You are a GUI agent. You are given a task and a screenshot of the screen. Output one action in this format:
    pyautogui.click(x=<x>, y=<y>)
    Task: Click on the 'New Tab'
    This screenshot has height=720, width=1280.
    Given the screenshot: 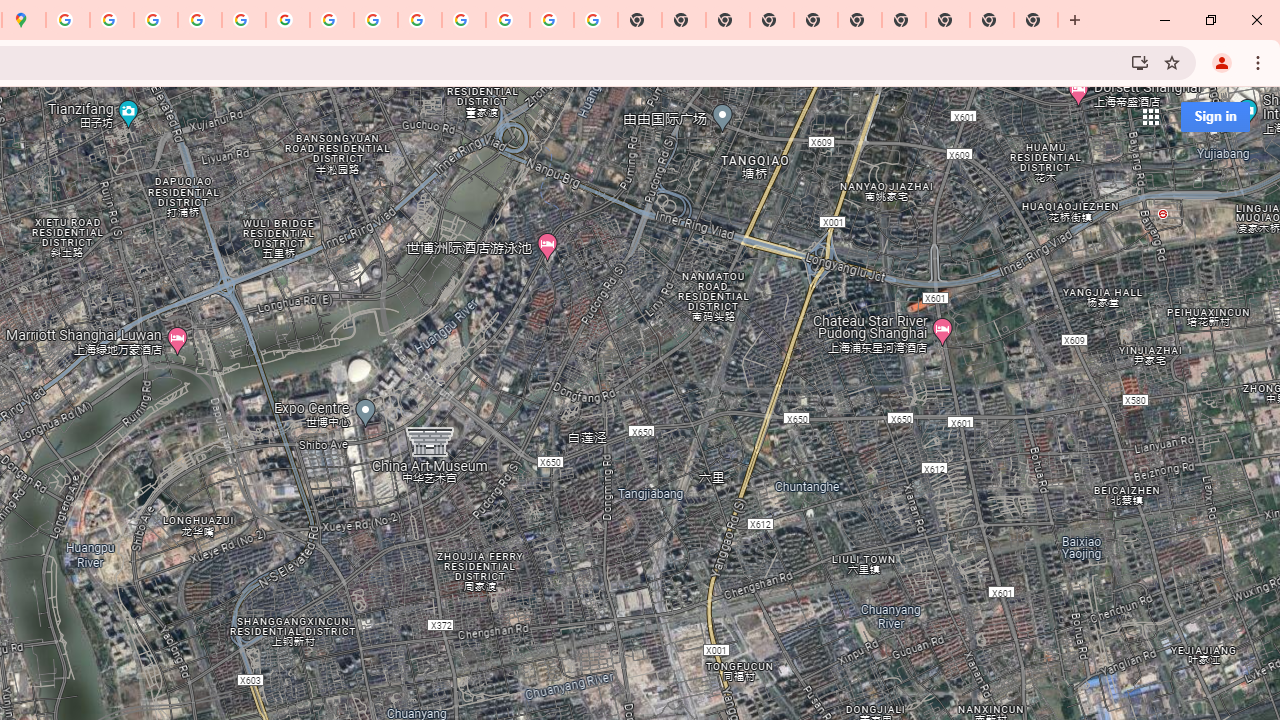 What is the action you would take?
    pyautogui.click(x=1036, y=20)
    